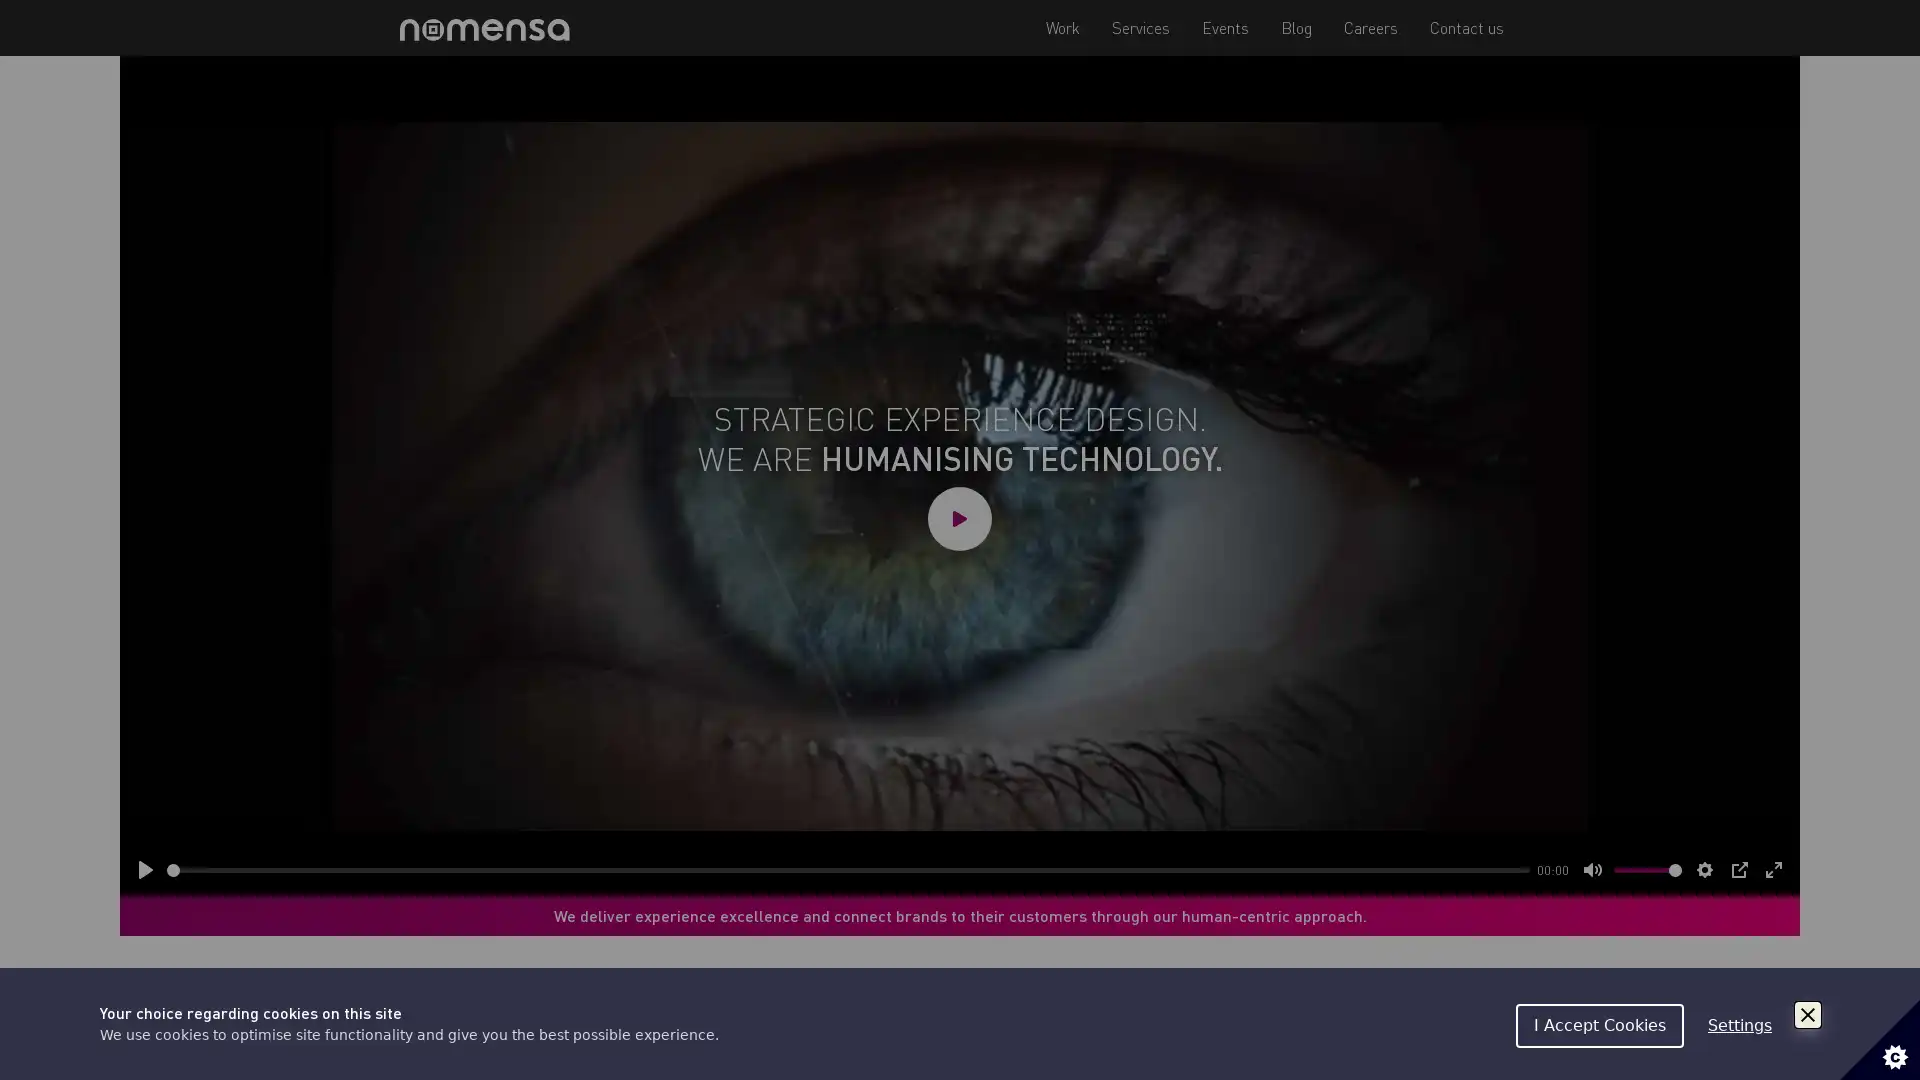  Describe the element at coordinates (960, 516) in the screenshot. I see `Play video` at that location.